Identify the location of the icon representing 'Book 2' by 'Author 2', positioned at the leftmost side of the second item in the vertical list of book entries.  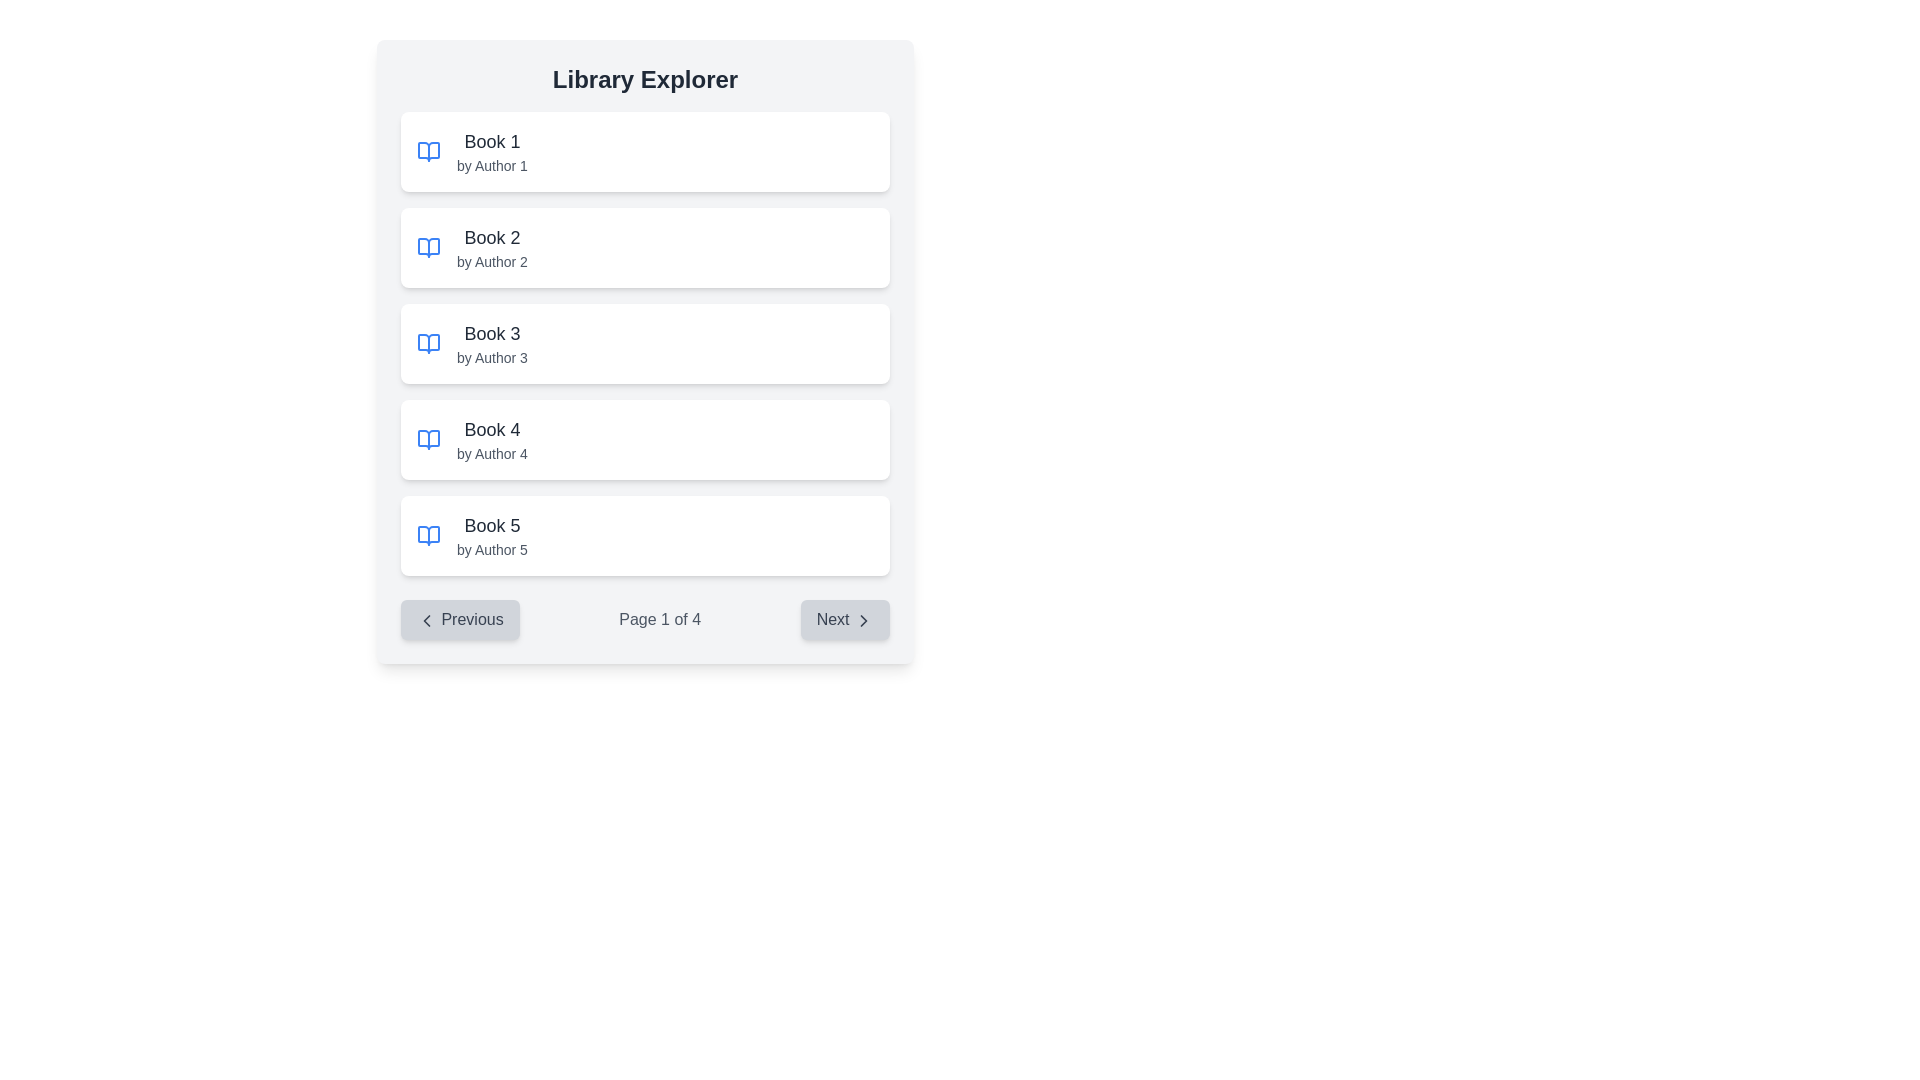
(427, 246).